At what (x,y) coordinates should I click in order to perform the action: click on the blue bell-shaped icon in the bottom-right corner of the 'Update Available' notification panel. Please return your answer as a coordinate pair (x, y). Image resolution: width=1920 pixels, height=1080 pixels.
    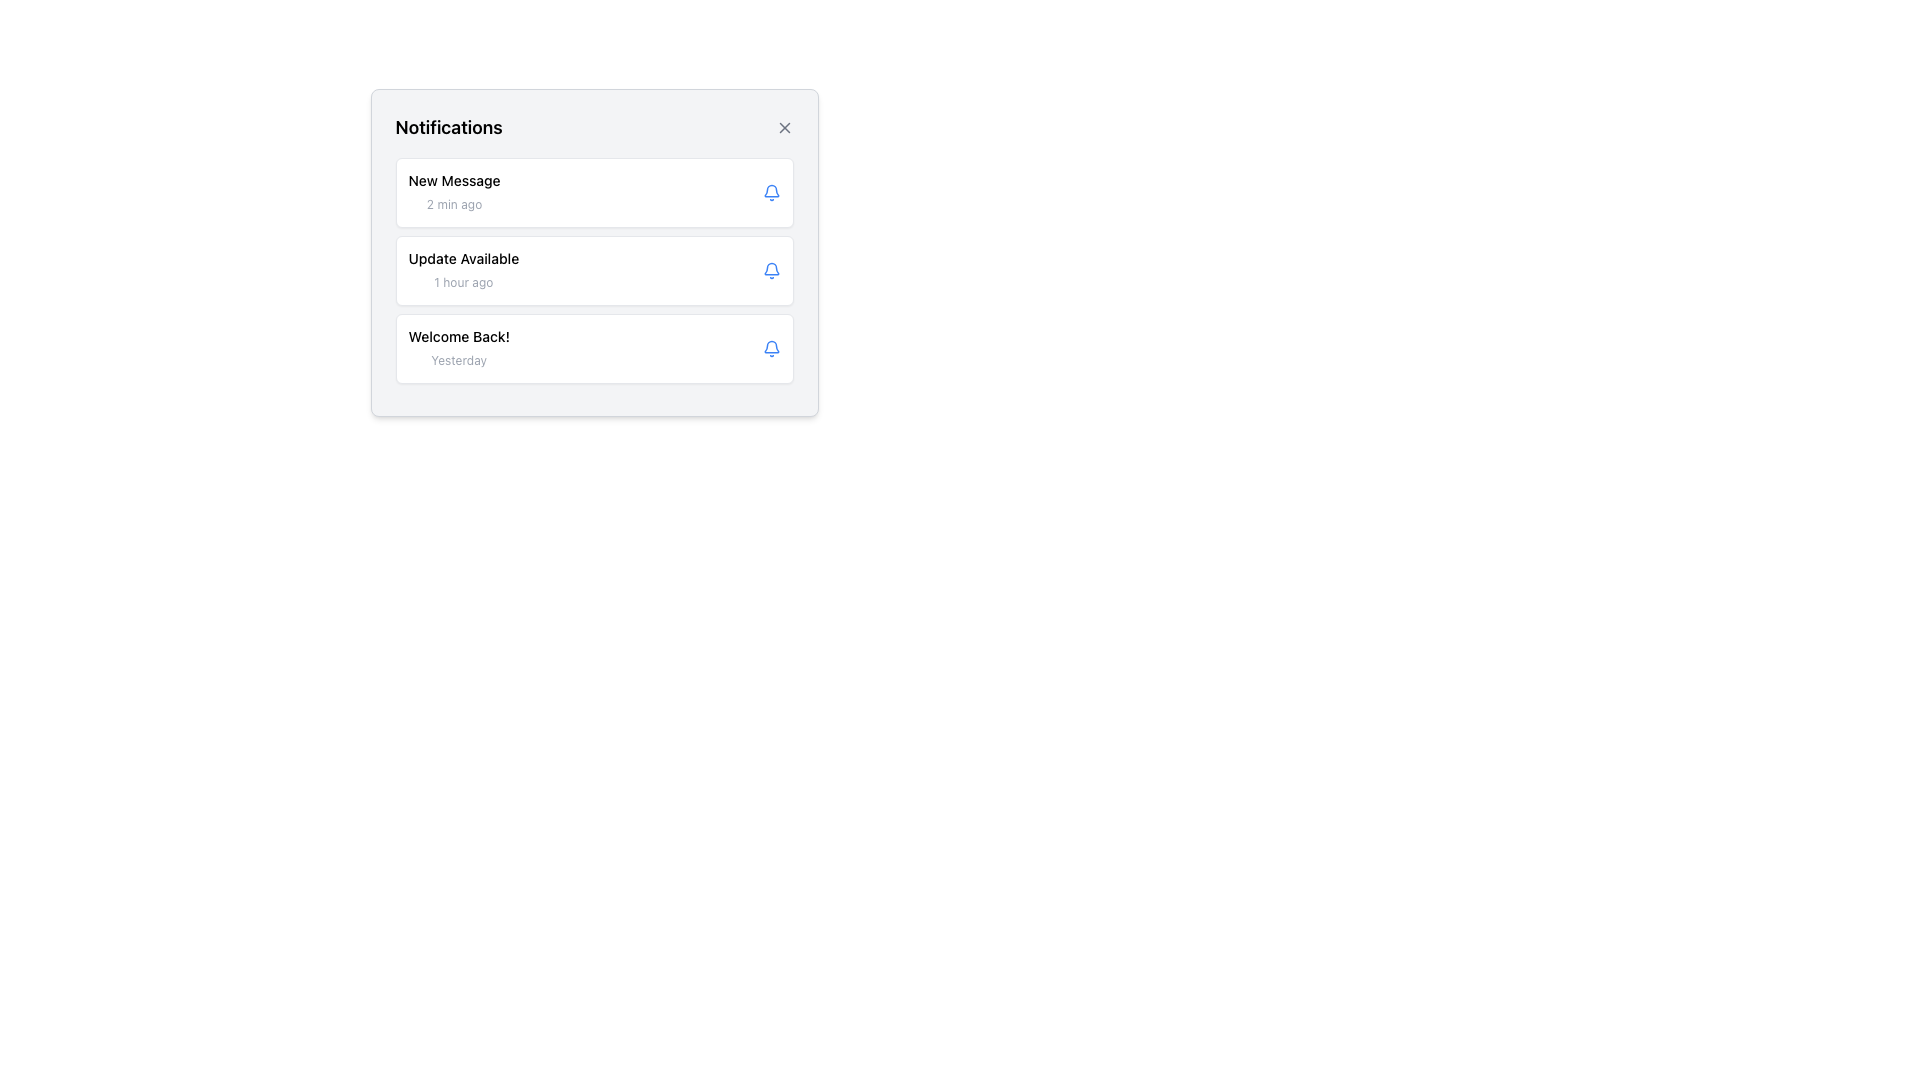
    Looking at the image, I should click on (770, 270).